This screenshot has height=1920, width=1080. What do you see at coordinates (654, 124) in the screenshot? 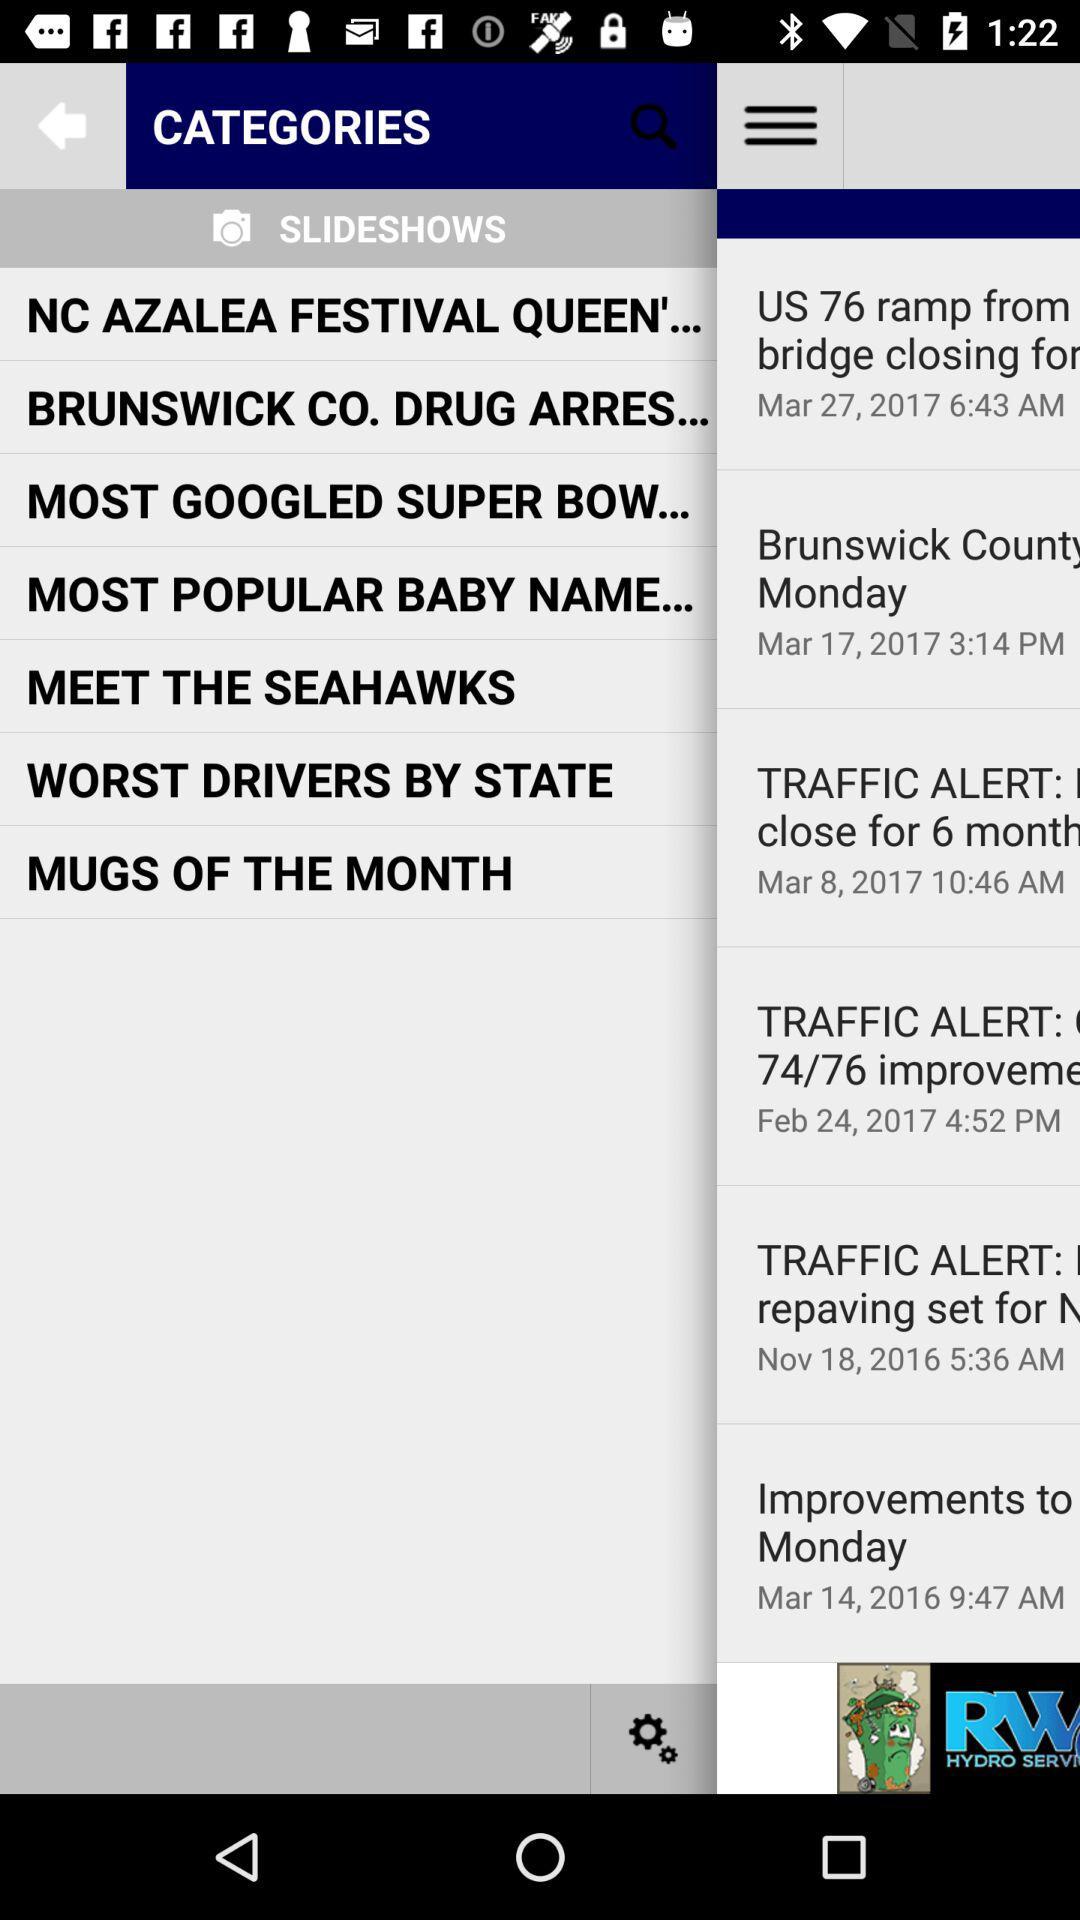
I see `the search button on the web page` at bounding box center [654, 124].